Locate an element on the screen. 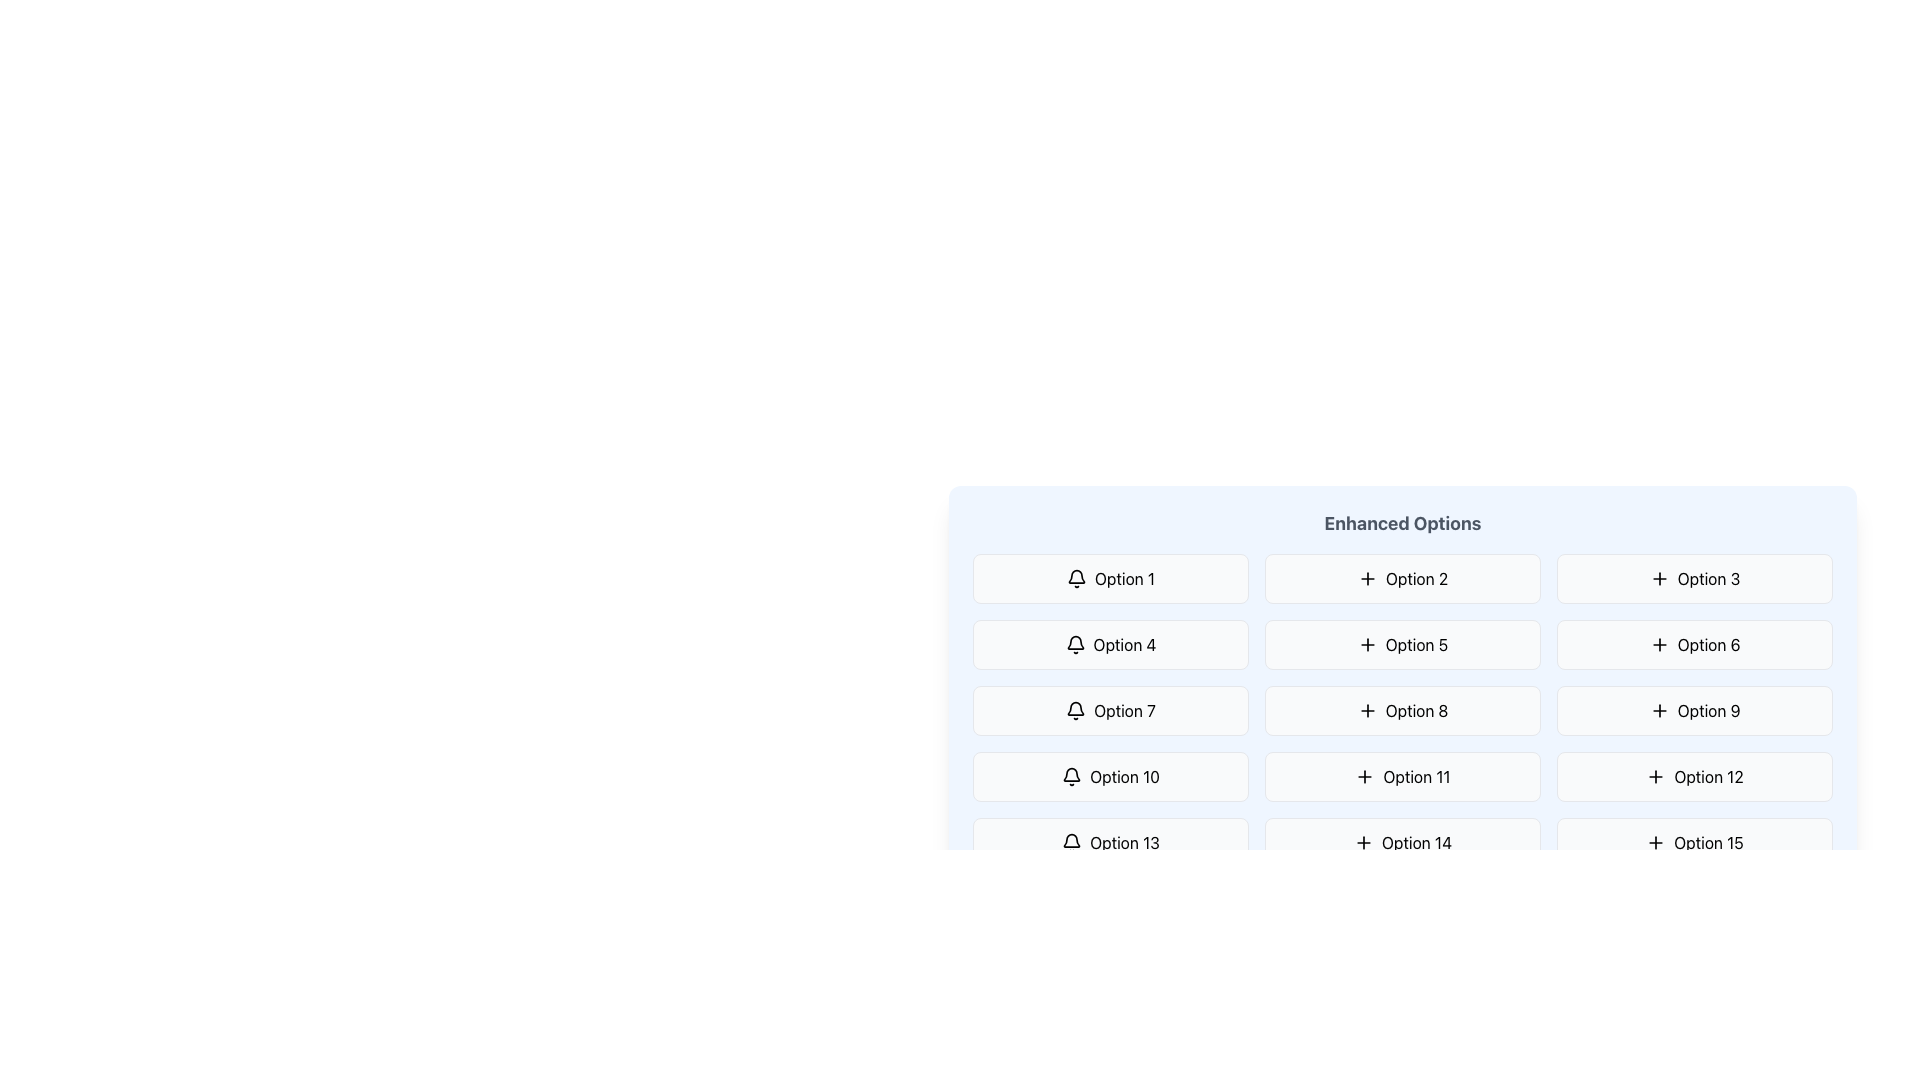 The height and width of the screenshot is (1080, 1920). the sixth button in the grid layout, located in the second row and third column is located at coordinates (1693, 644).